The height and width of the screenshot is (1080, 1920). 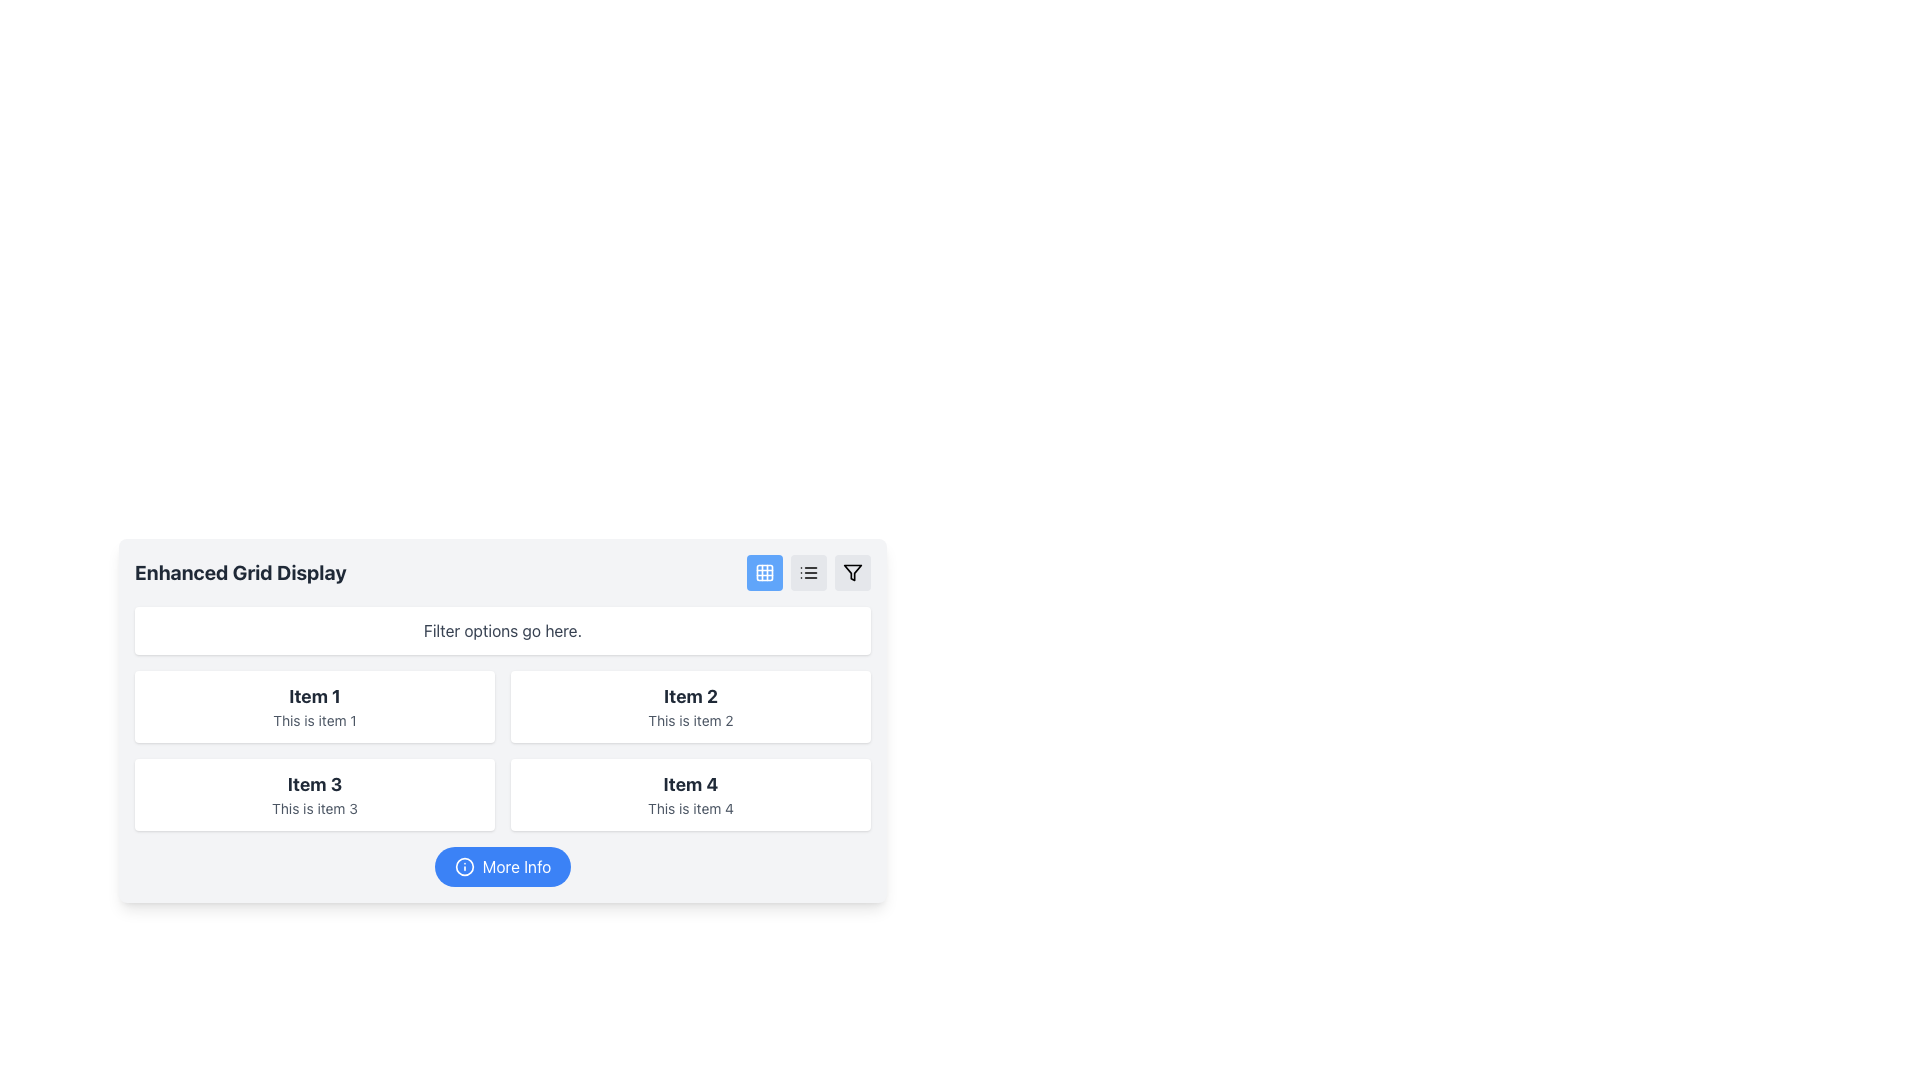 I want to click on the blue rounded button with a grid icon inside, located first in the group of three buttons in the toolbar, so click(x=763, y=573).